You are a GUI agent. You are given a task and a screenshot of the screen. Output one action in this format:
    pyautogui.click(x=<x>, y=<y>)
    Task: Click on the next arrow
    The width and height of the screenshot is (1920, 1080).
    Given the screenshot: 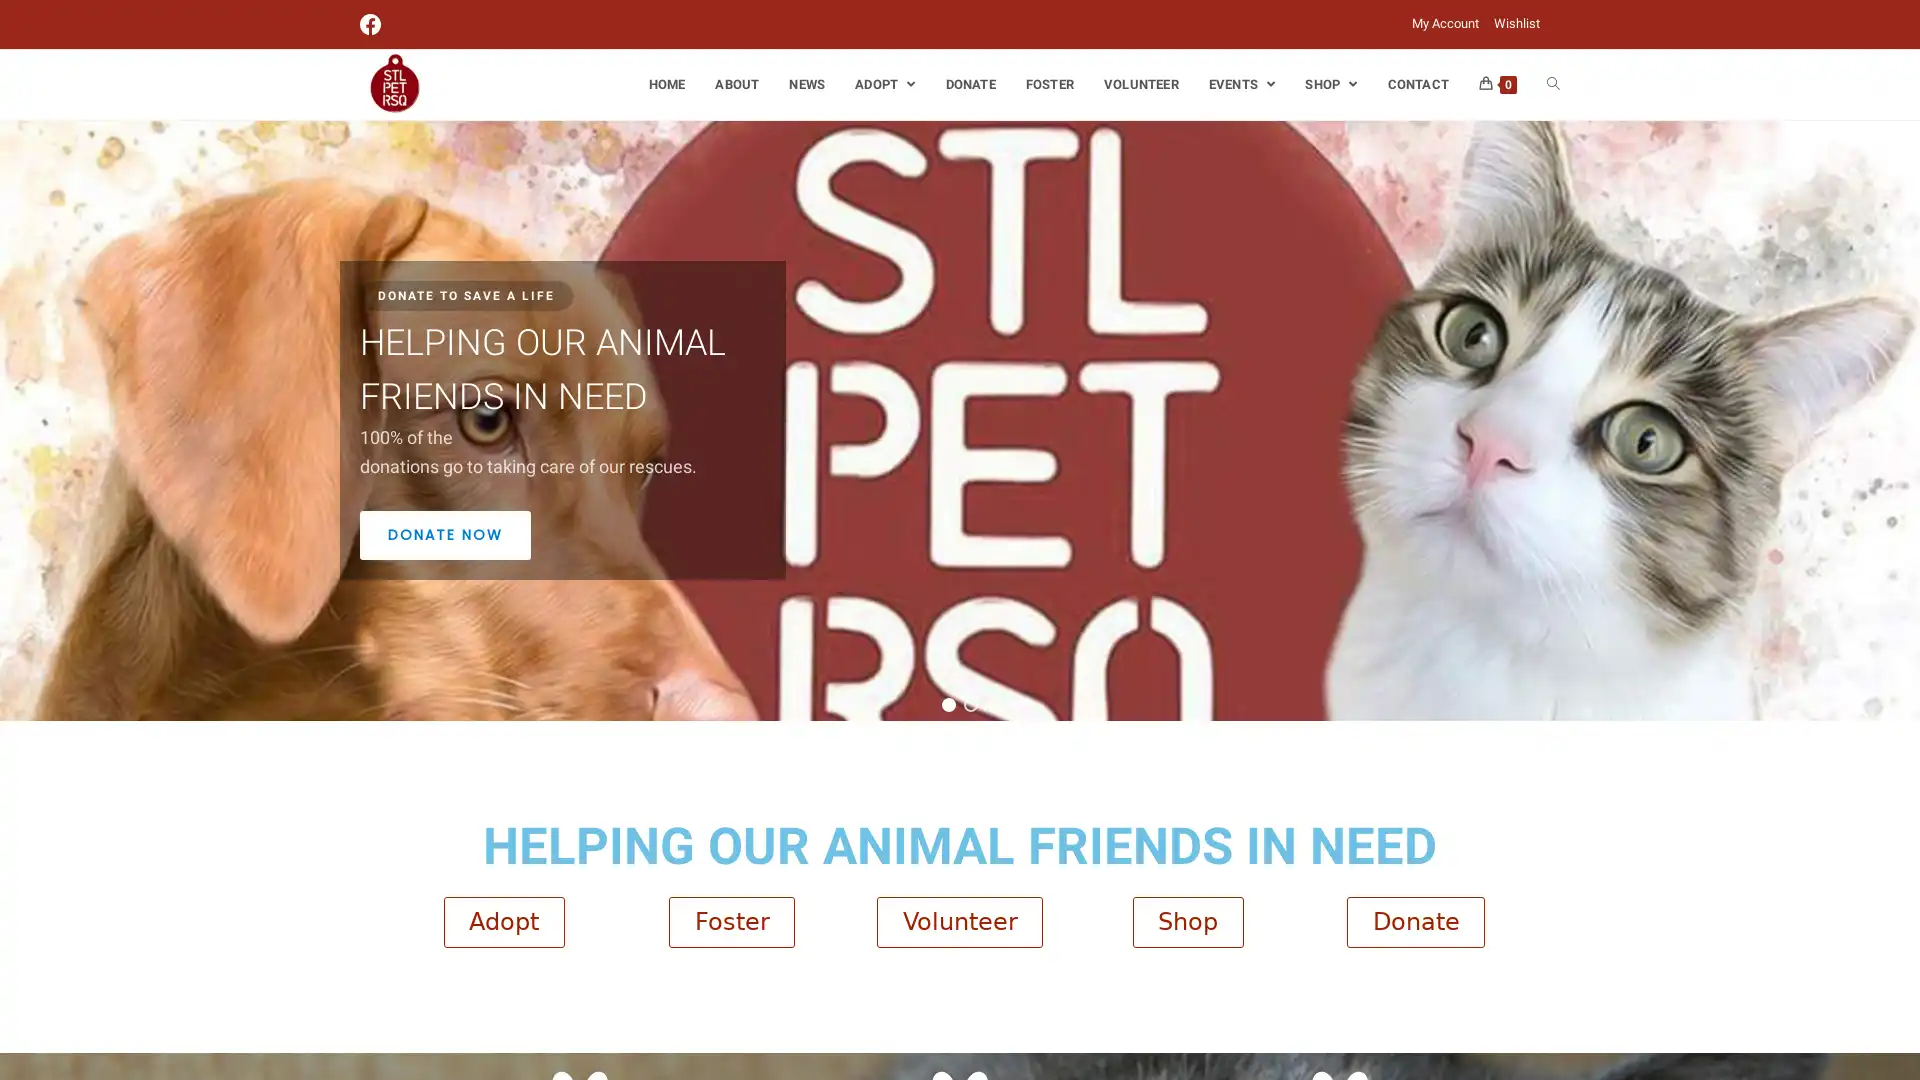 What is the action you would take?
    pyautogui.click(x=1898, y=419)
    